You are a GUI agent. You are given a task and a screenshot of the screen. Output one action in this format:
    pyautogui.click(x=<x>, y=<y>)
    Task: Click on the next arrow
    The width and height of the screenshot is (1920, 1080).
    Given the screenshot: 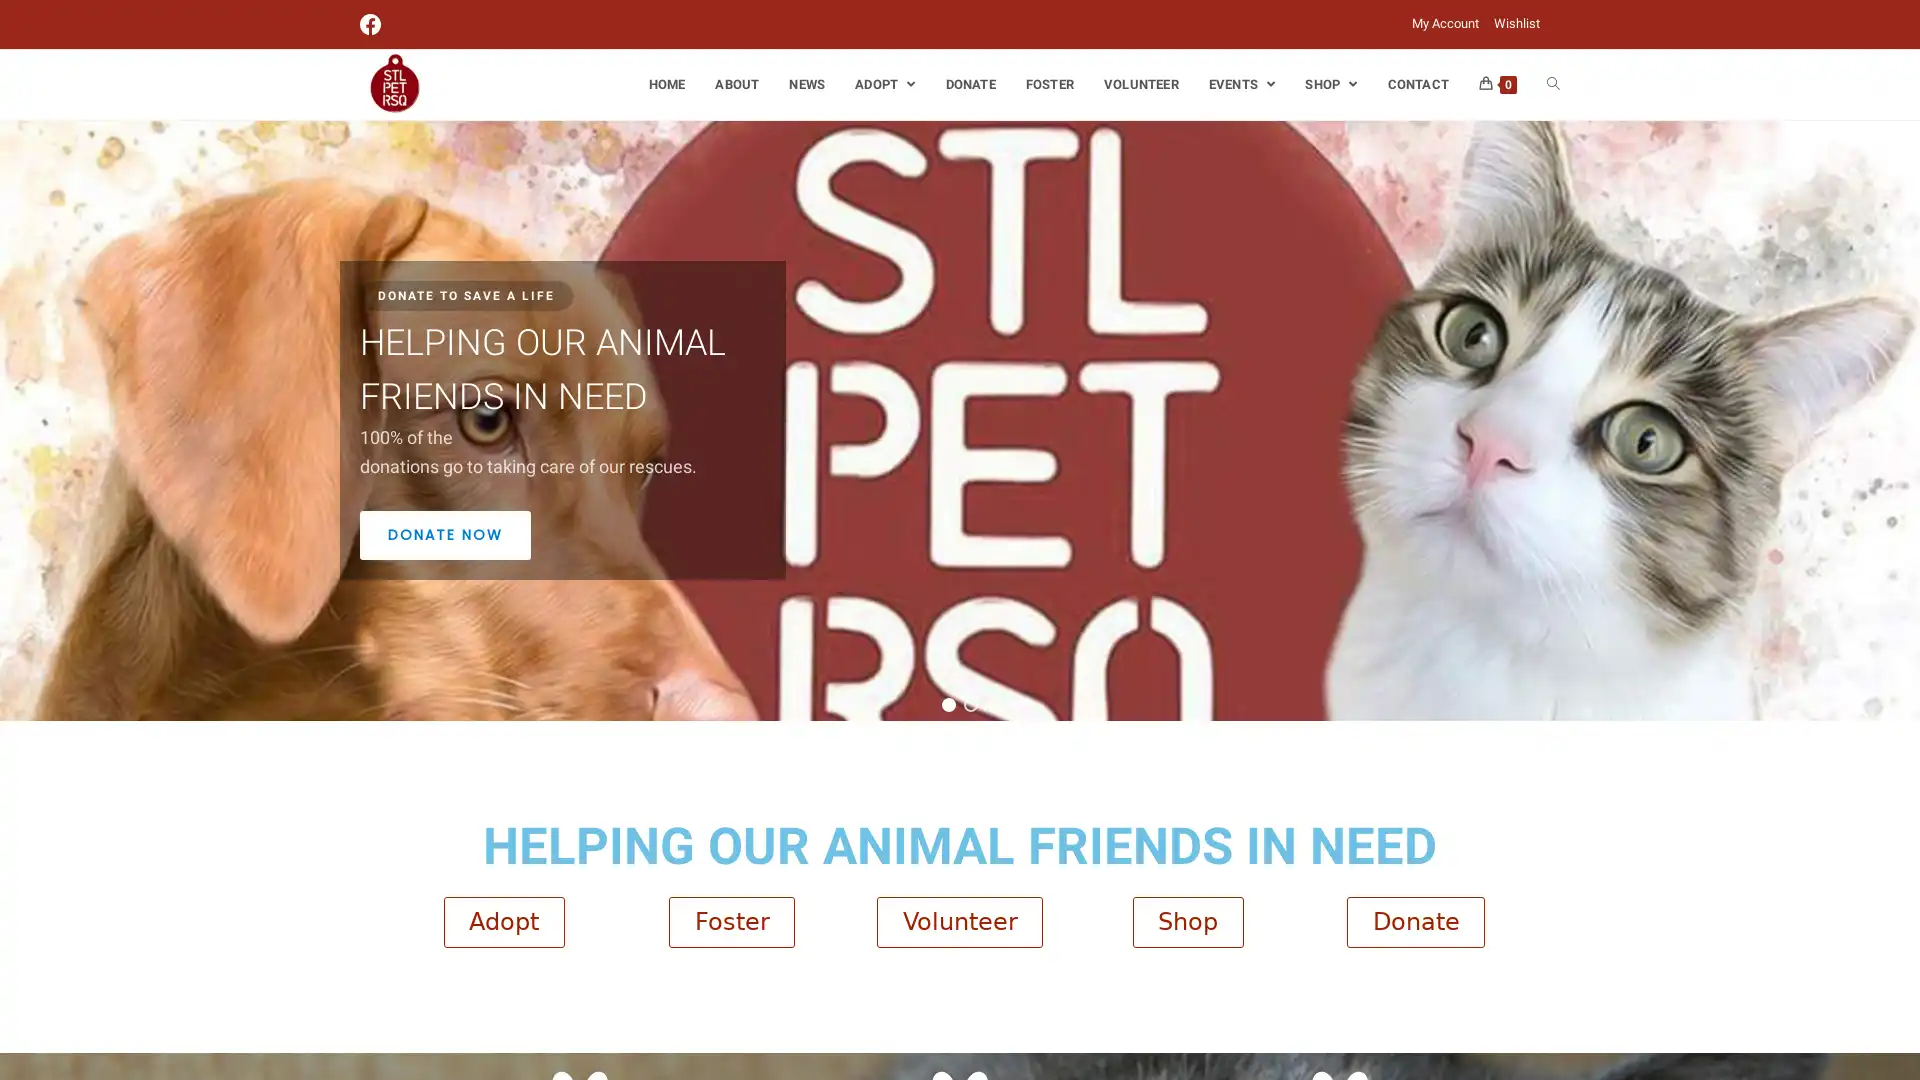 What is the action you would take?
    pyautogui.click(x=1898, y=419)
    